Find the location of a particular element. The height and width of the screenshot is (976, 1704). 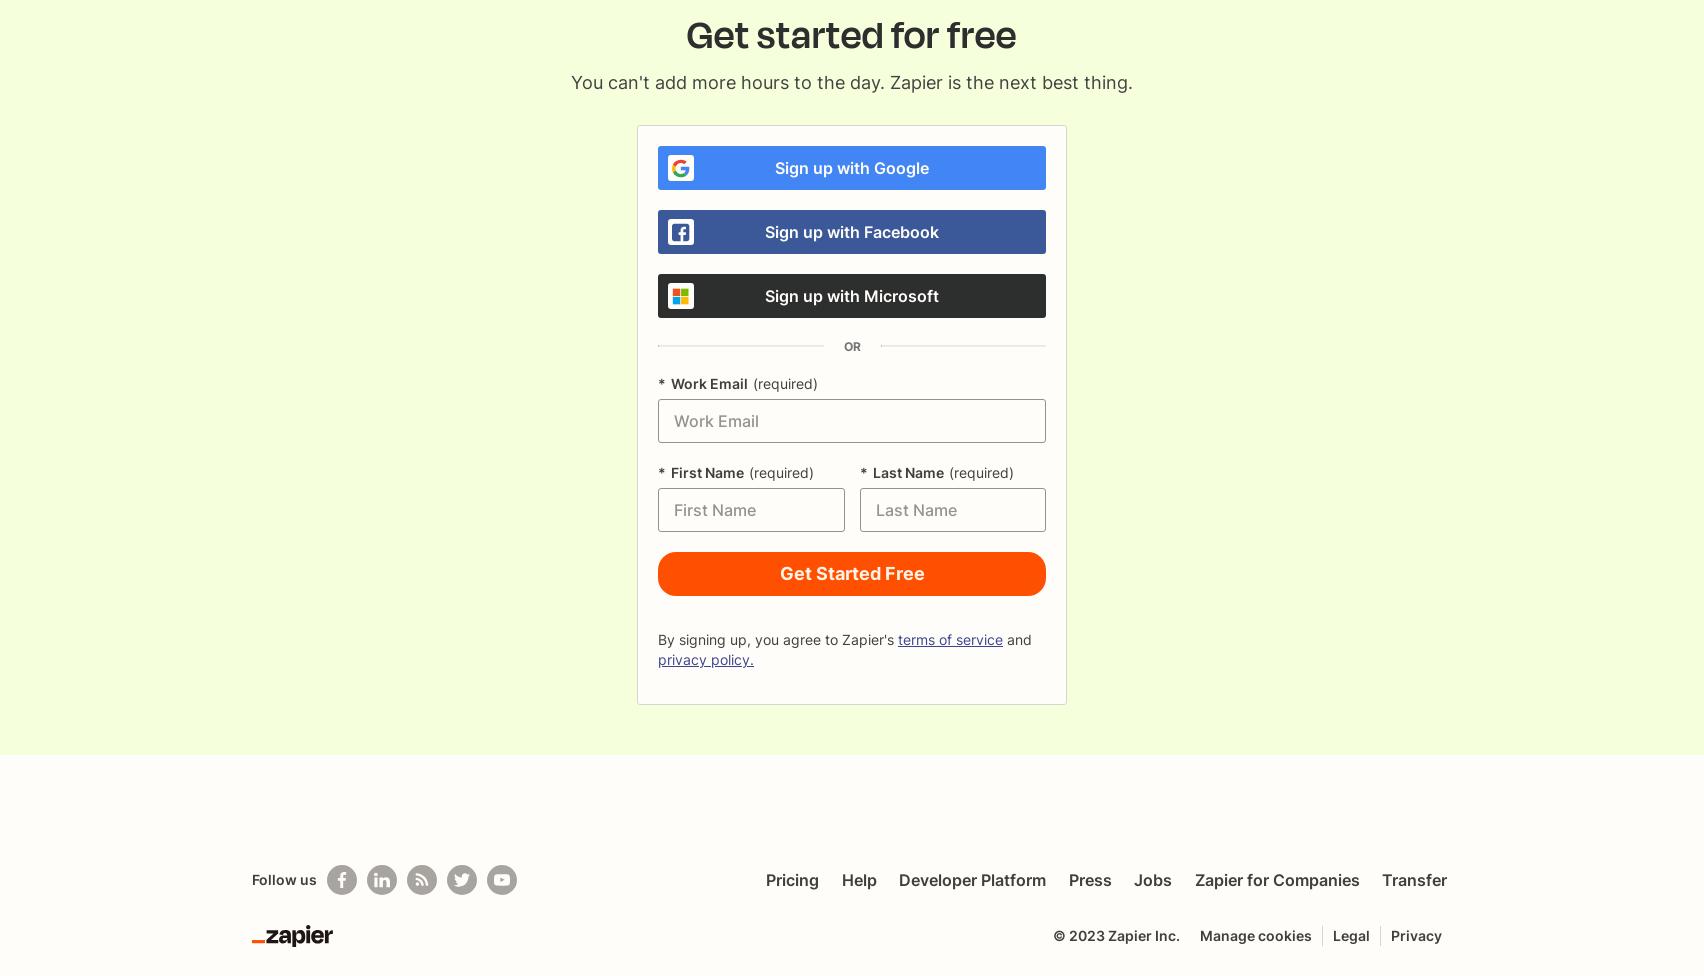

'Jobs' is located at coordinates (1133, 878).